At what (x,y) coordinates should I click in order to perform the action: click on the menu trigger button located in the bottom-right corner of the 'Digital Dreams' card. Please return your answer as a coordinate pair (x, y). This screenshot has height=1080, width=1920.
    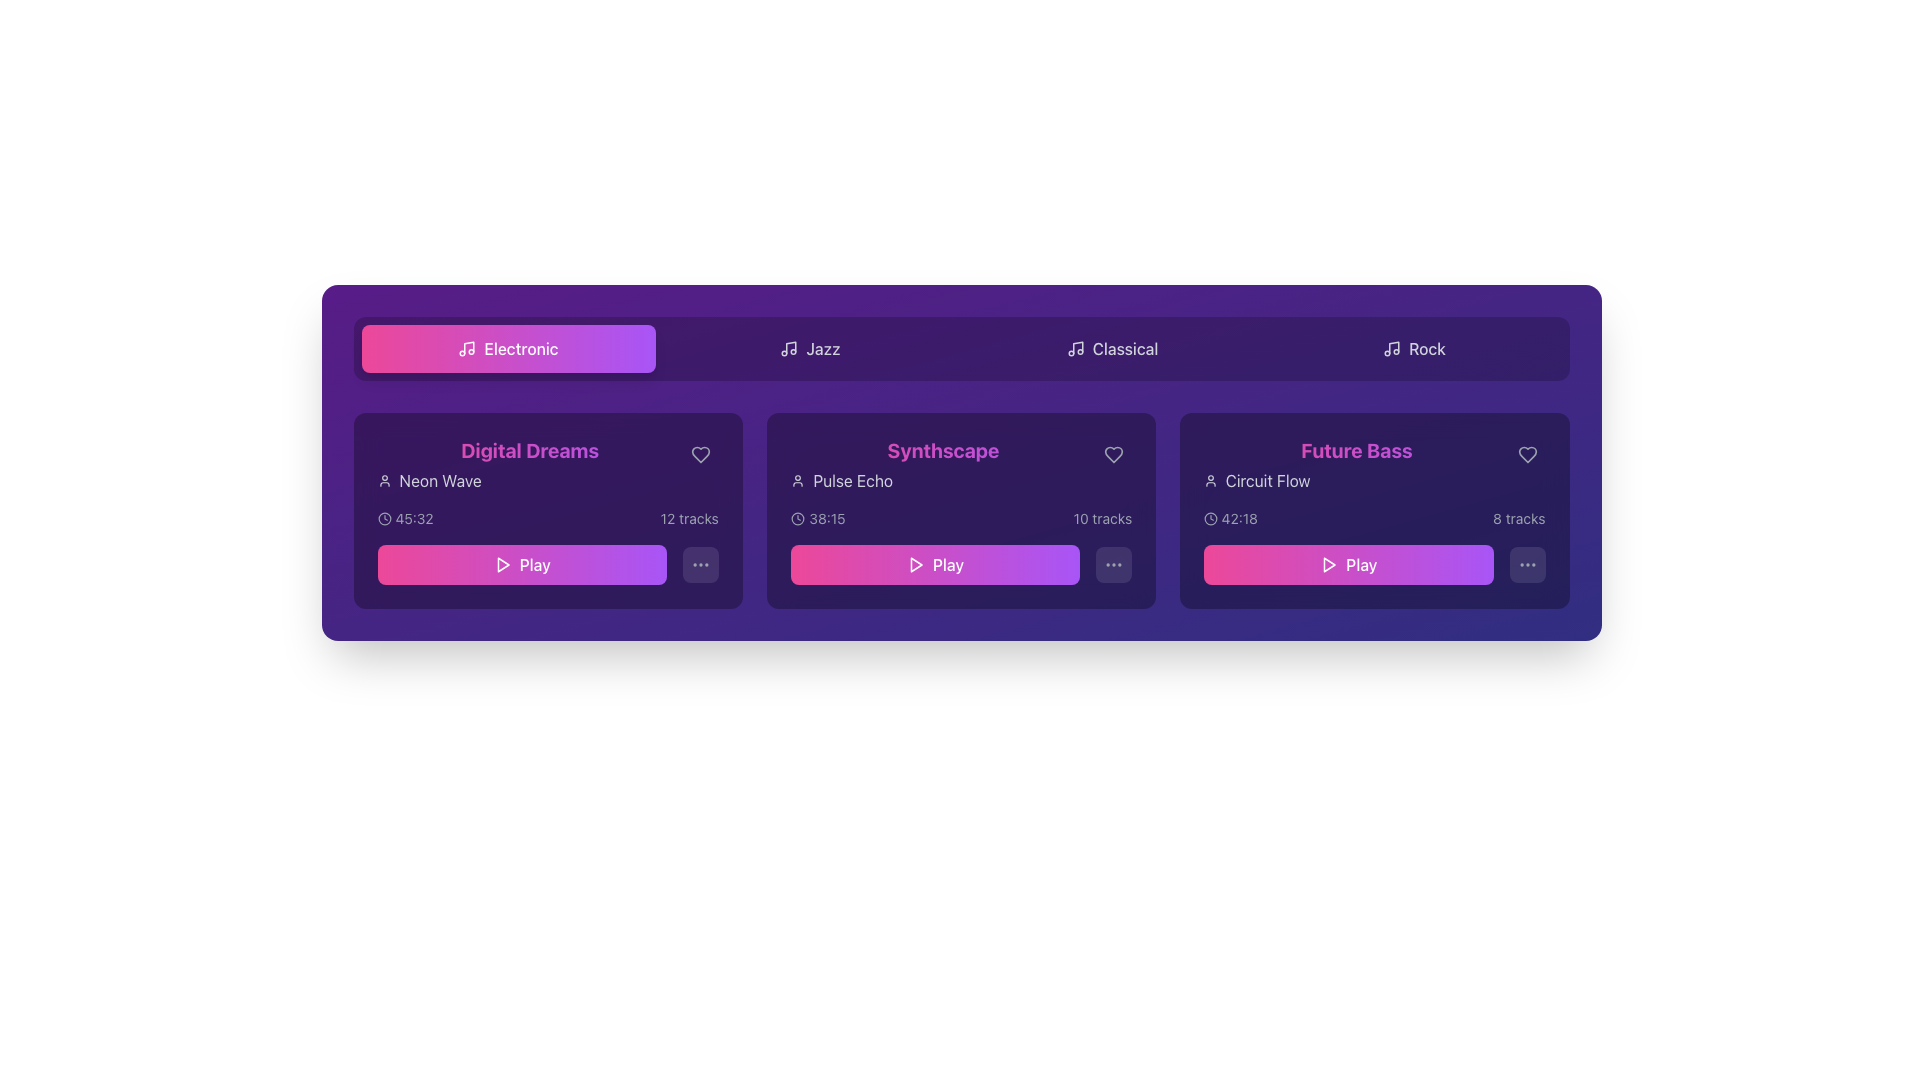
    Looking at the image, I should click on (700, 564).